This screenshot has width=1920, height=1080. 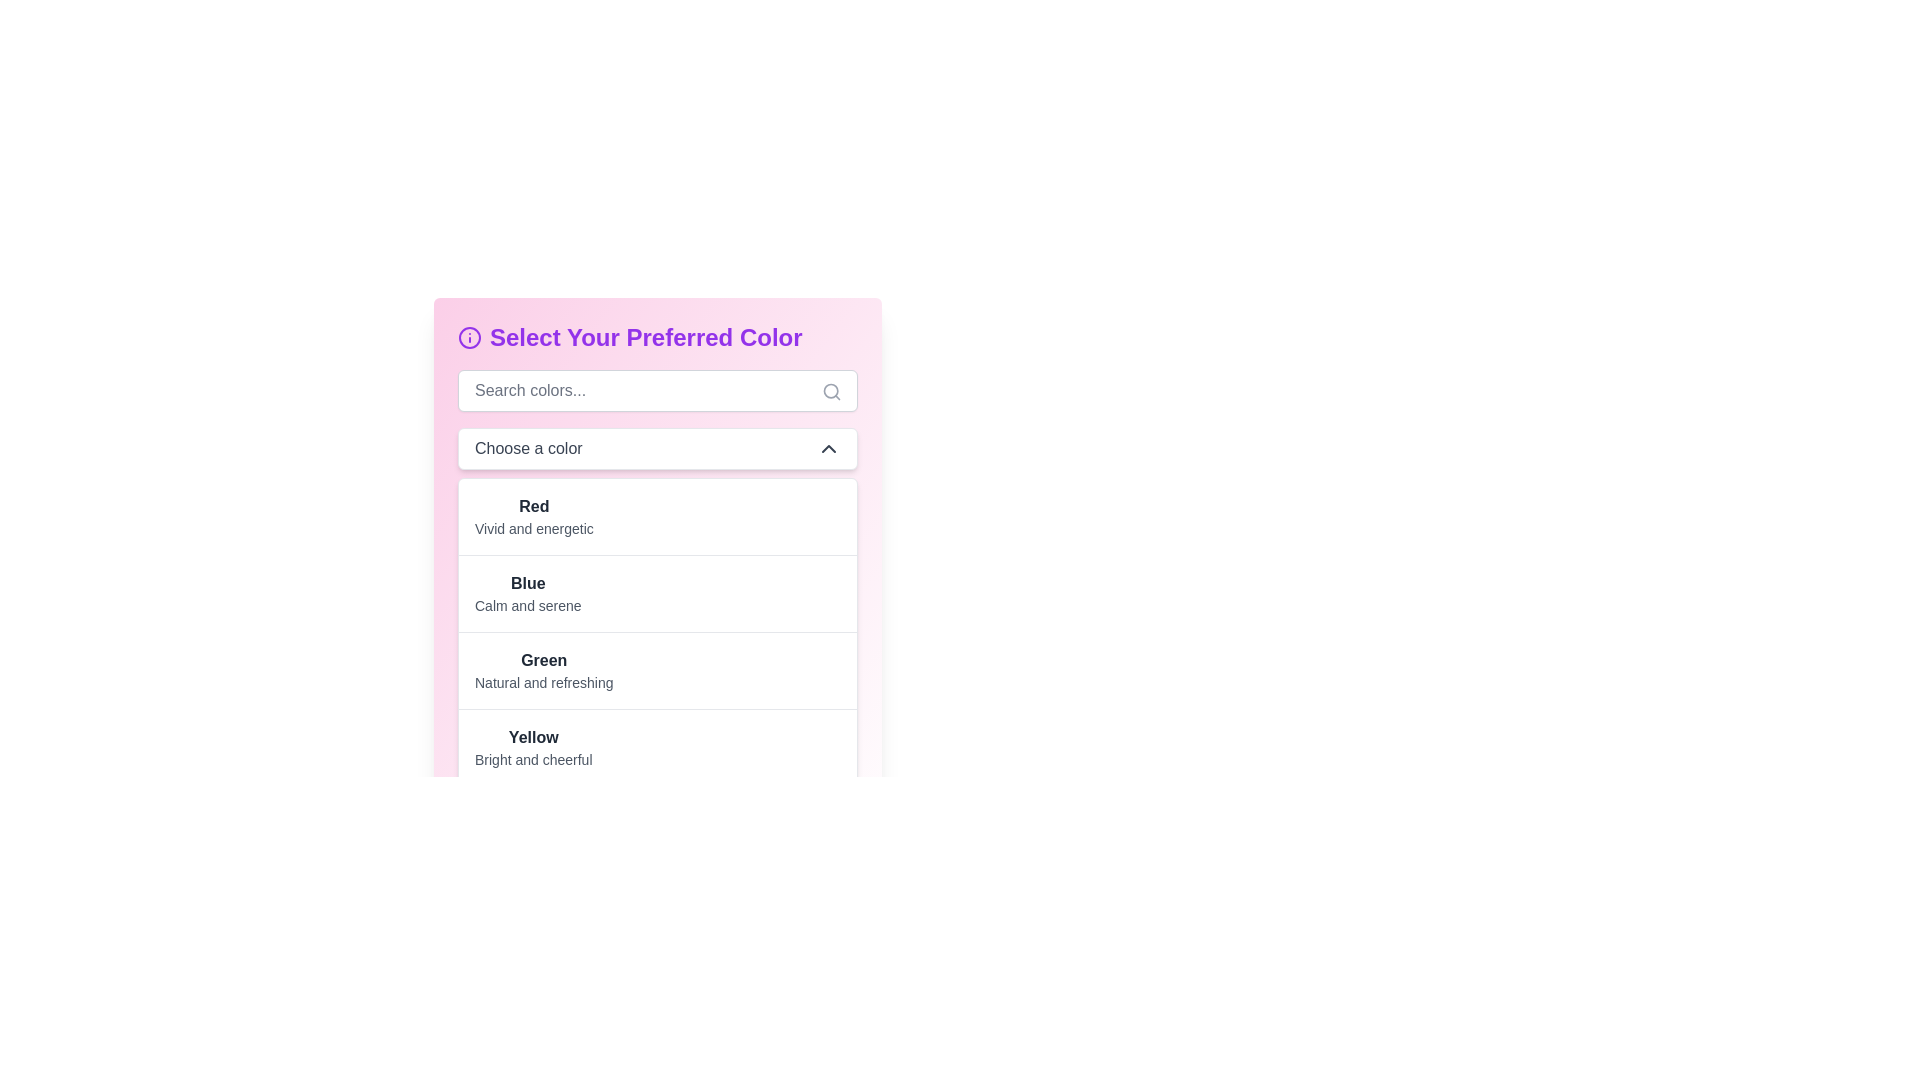 What do you see at coordinates (528, 583) in the screenshot?
I see `the static text label for the color option 'Blue', which is the first line of a two-line text block in the color options list` at bounding box center [528, 583].